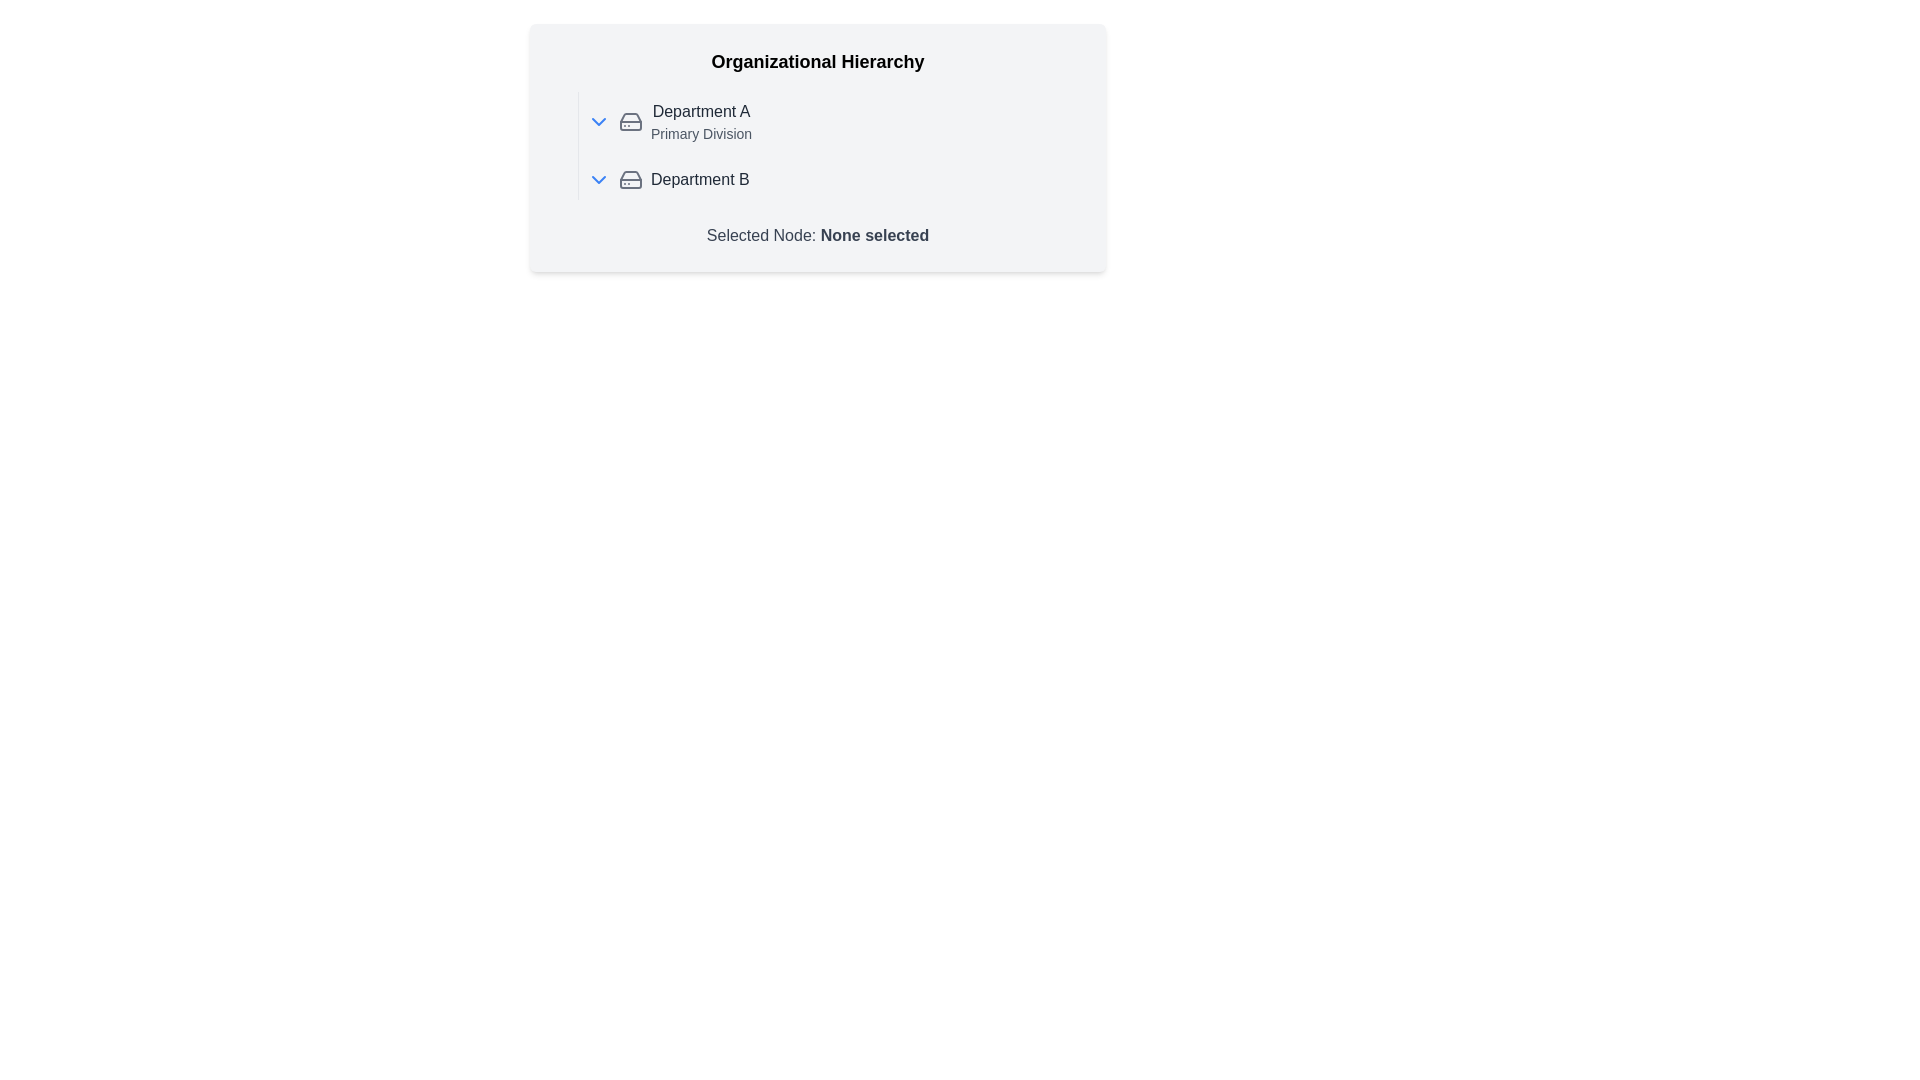  I want to click on the text label displaying 'Selected Node: None selected', which is styled in gray and located at the bottom of the organizational hierarchy section, so click(817, 234).